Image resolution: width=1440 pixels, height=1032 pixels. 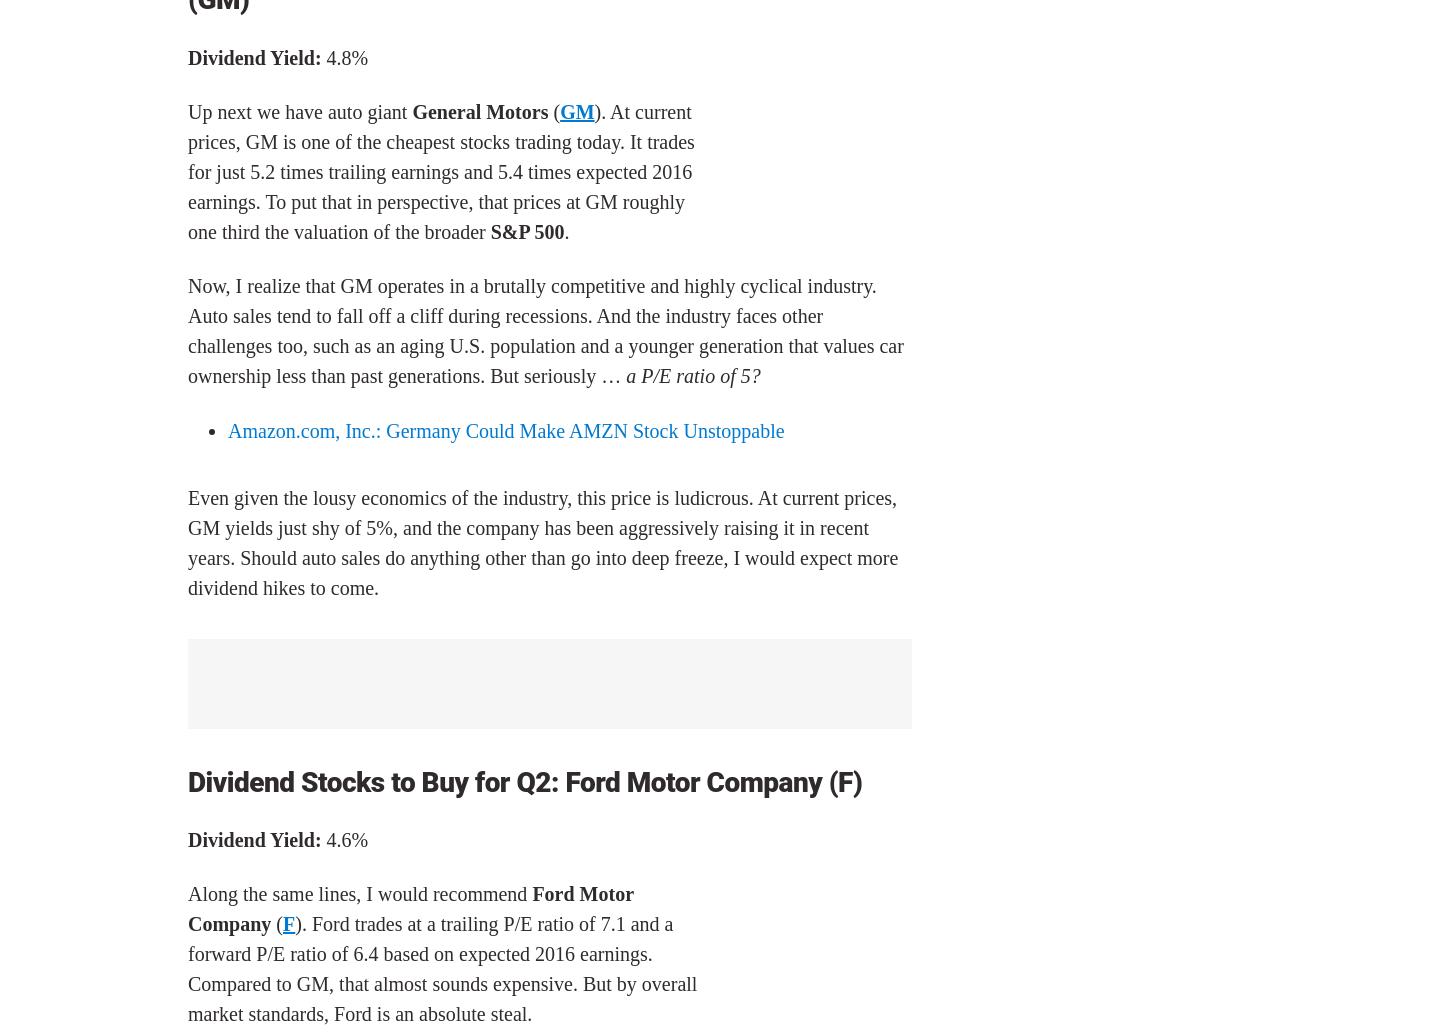 I want to click on 'S&P 500', so click(x=526, y=229).